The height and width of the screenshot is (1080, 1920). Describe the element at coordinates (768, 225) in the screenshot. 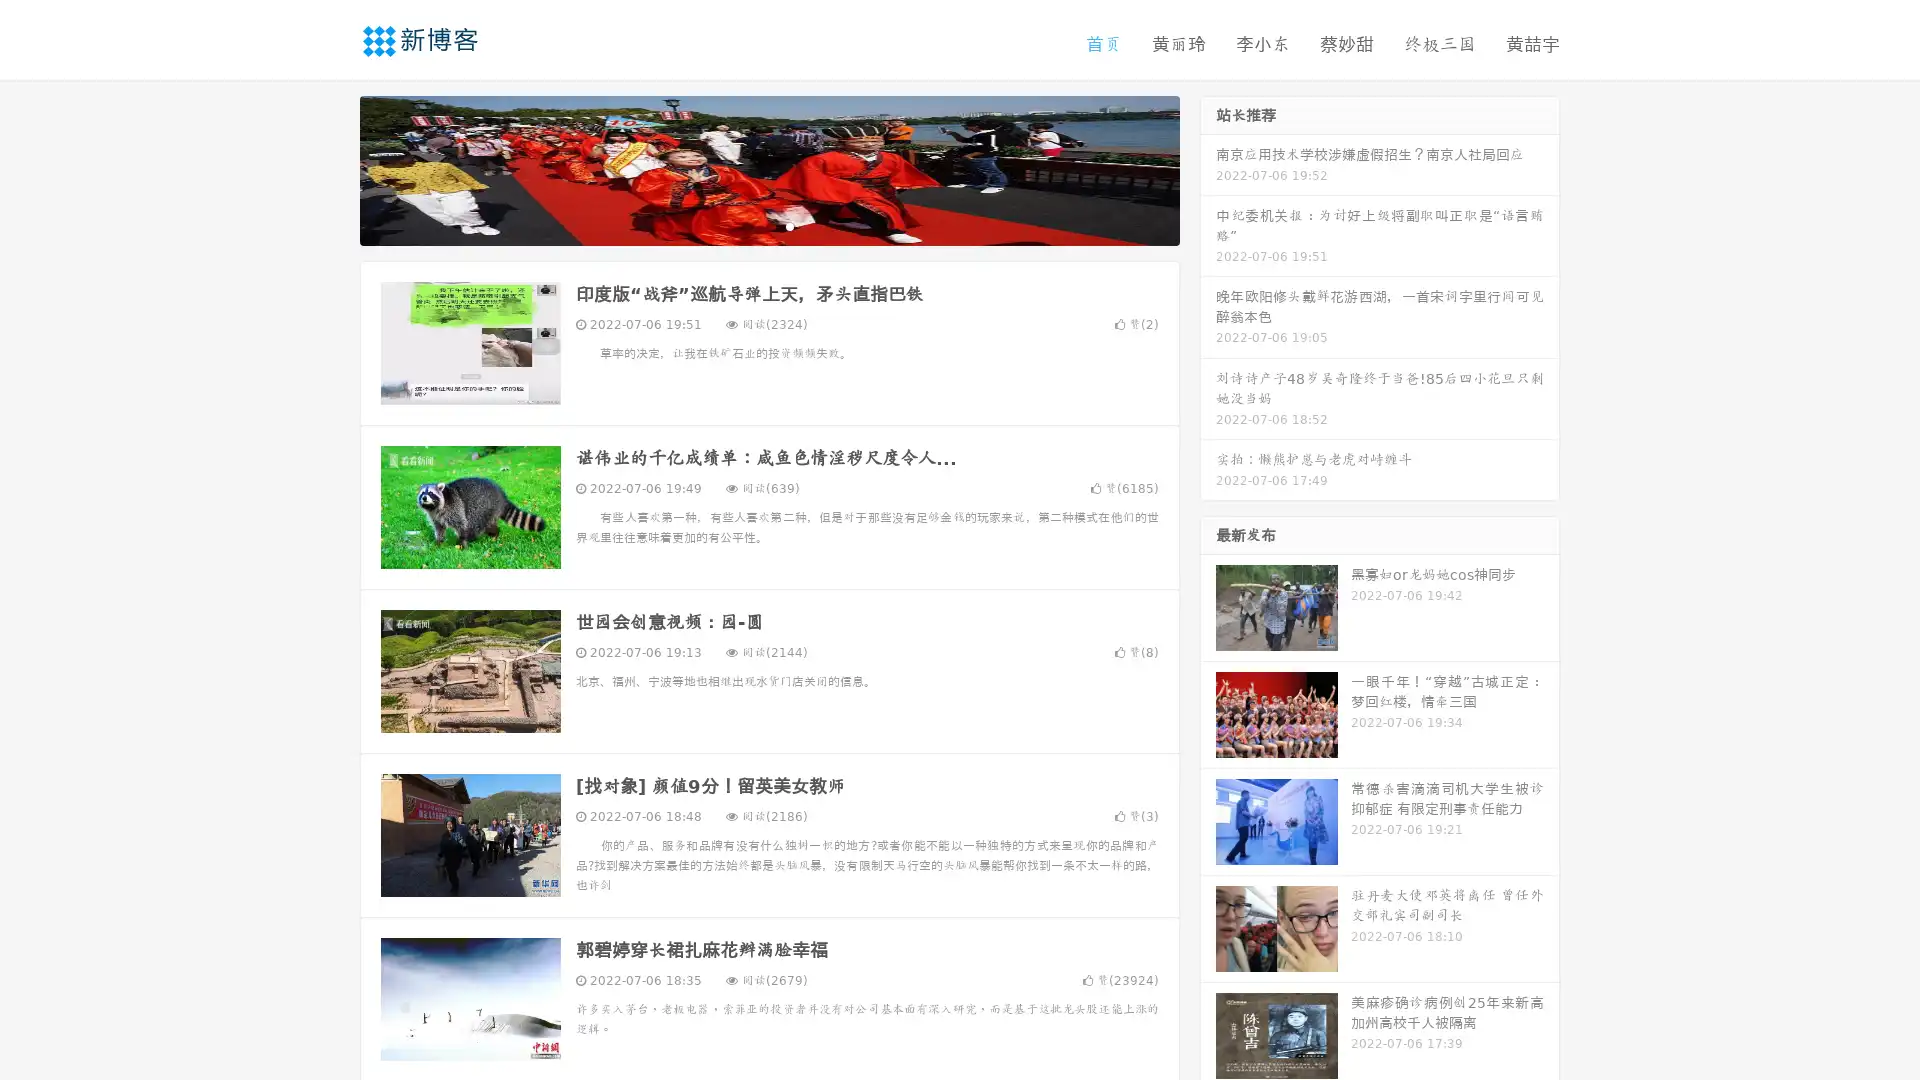

I see `Go to slide 2` at that location.